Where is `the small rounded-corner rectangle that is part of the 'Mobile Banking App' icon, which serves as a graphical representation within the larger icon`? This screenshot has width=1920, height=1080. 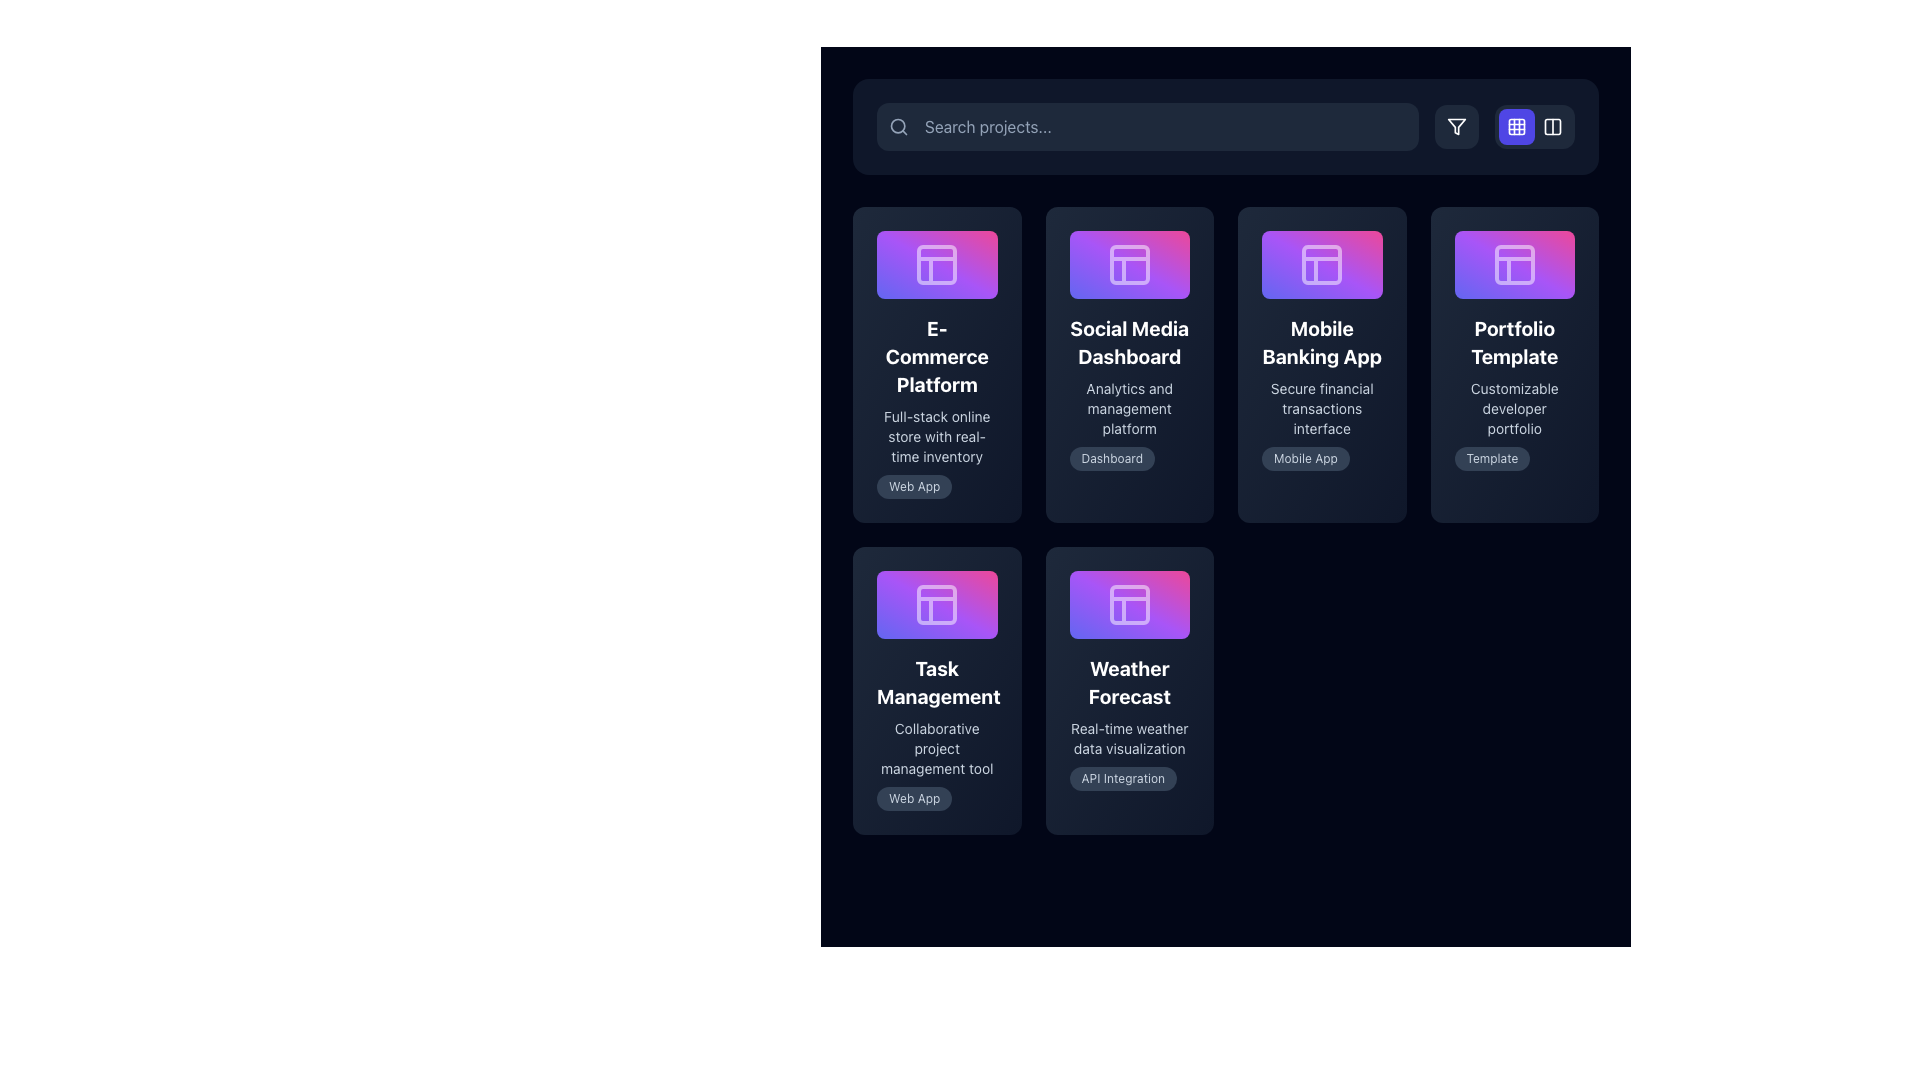
the small rounded-corner rectangle that is part of the 'Mobile Banking App' icon, which serves as a graphical representation within the larger icon is located at coordinates (1322, 263).